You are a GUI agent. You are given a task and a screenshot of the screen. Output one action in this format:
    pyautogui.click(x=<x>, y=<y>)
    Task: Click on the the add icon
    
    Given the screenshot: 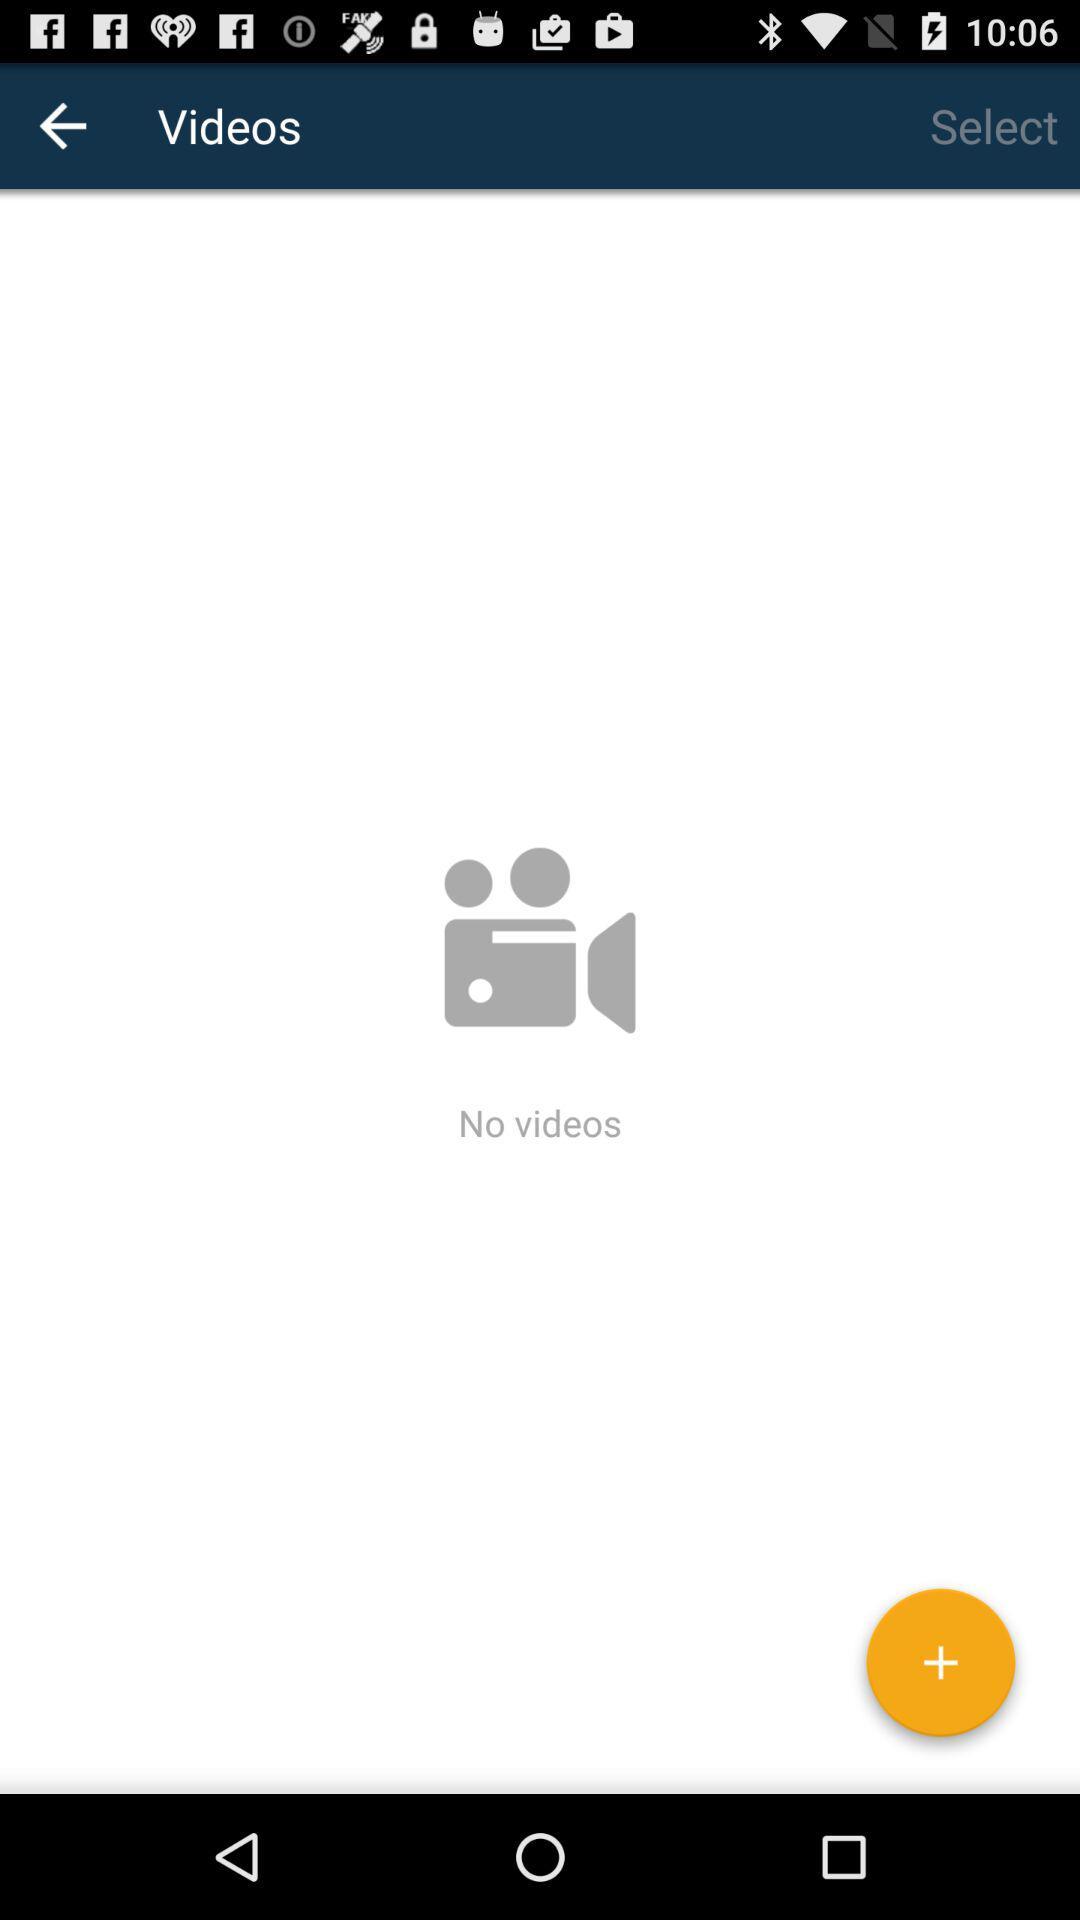 What is the action you would take?
    pyautogui.click(x=940, y=1787)
    